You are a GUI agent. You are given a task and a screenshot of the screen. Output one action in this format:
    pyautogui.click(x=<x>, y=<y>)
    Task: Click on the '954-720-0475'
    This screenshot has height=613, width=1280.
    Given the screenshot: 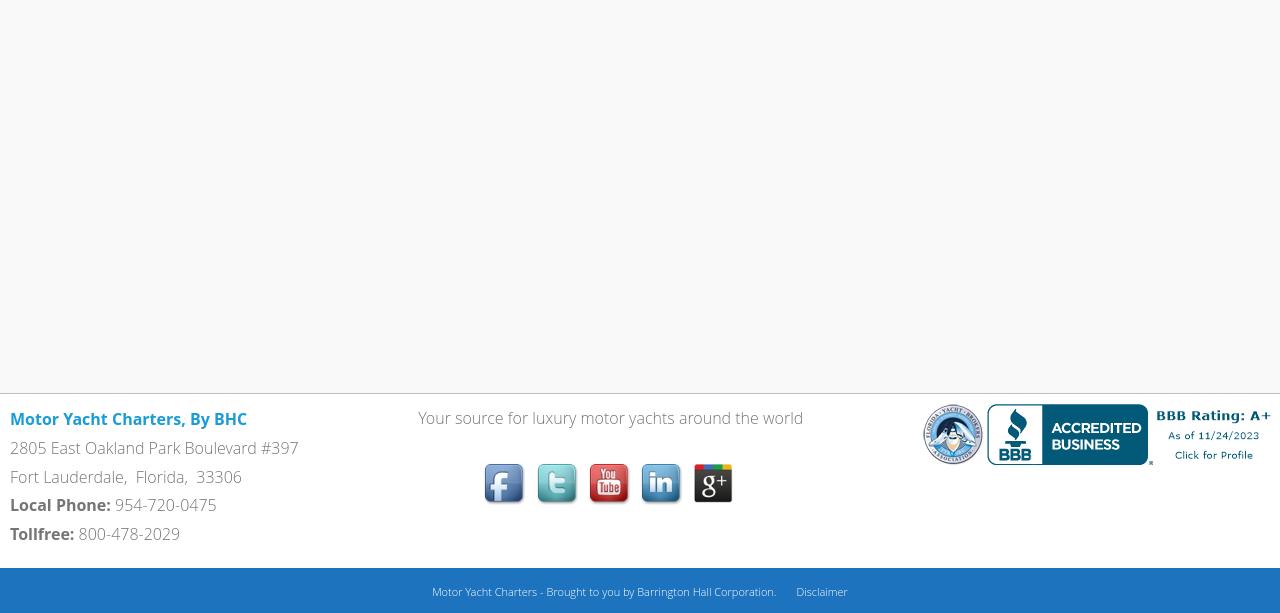 What is the action you would take?
    pyautogui.click(x=113, y=504)
    